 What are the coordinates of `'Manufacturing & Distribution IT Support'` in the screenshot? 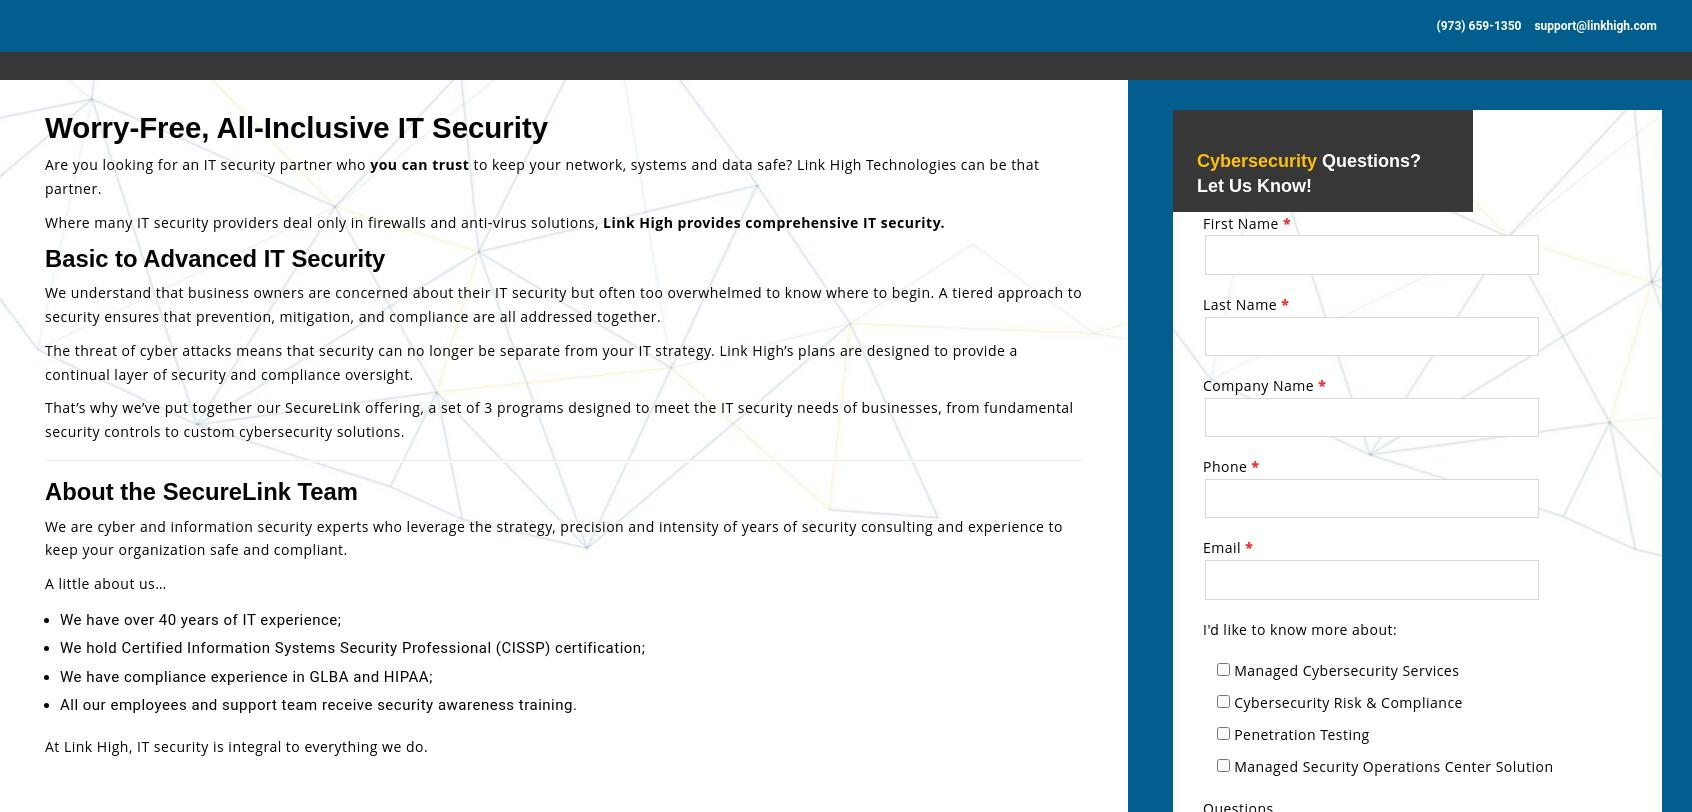 It's located at (1332, 183).